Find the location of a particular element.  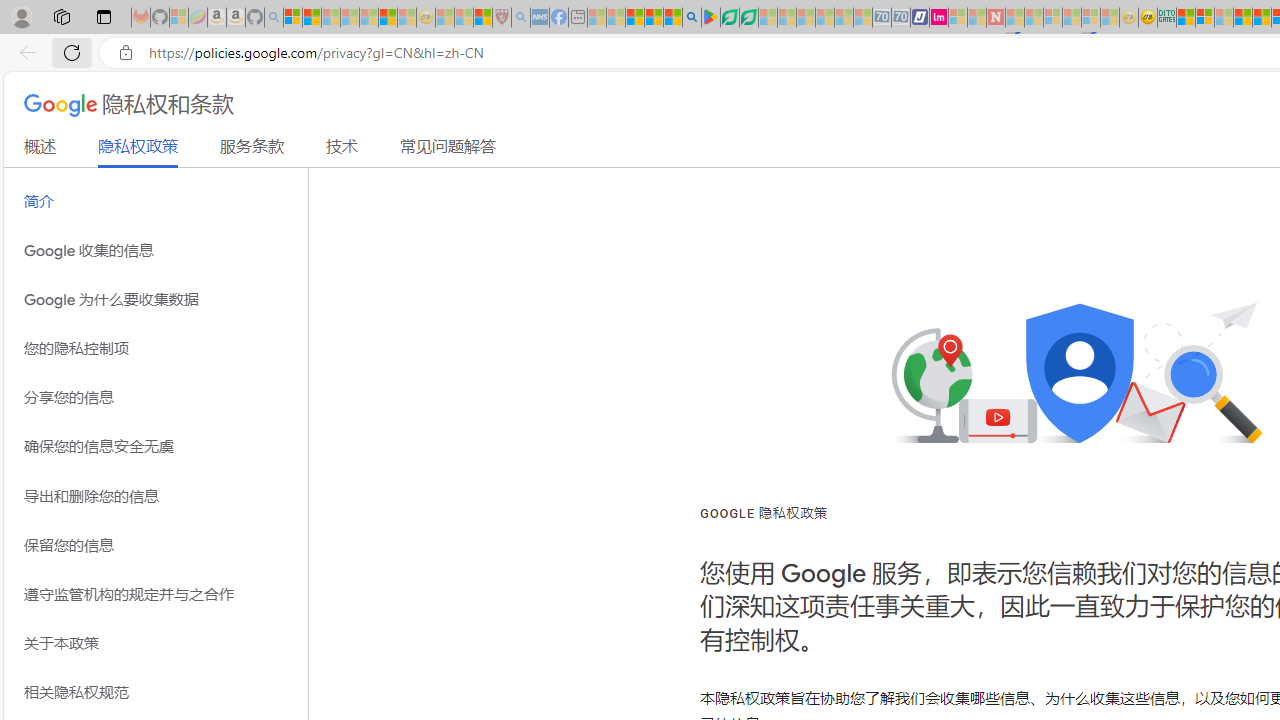

'Local - MSN' is located at coordinates (482, 17).